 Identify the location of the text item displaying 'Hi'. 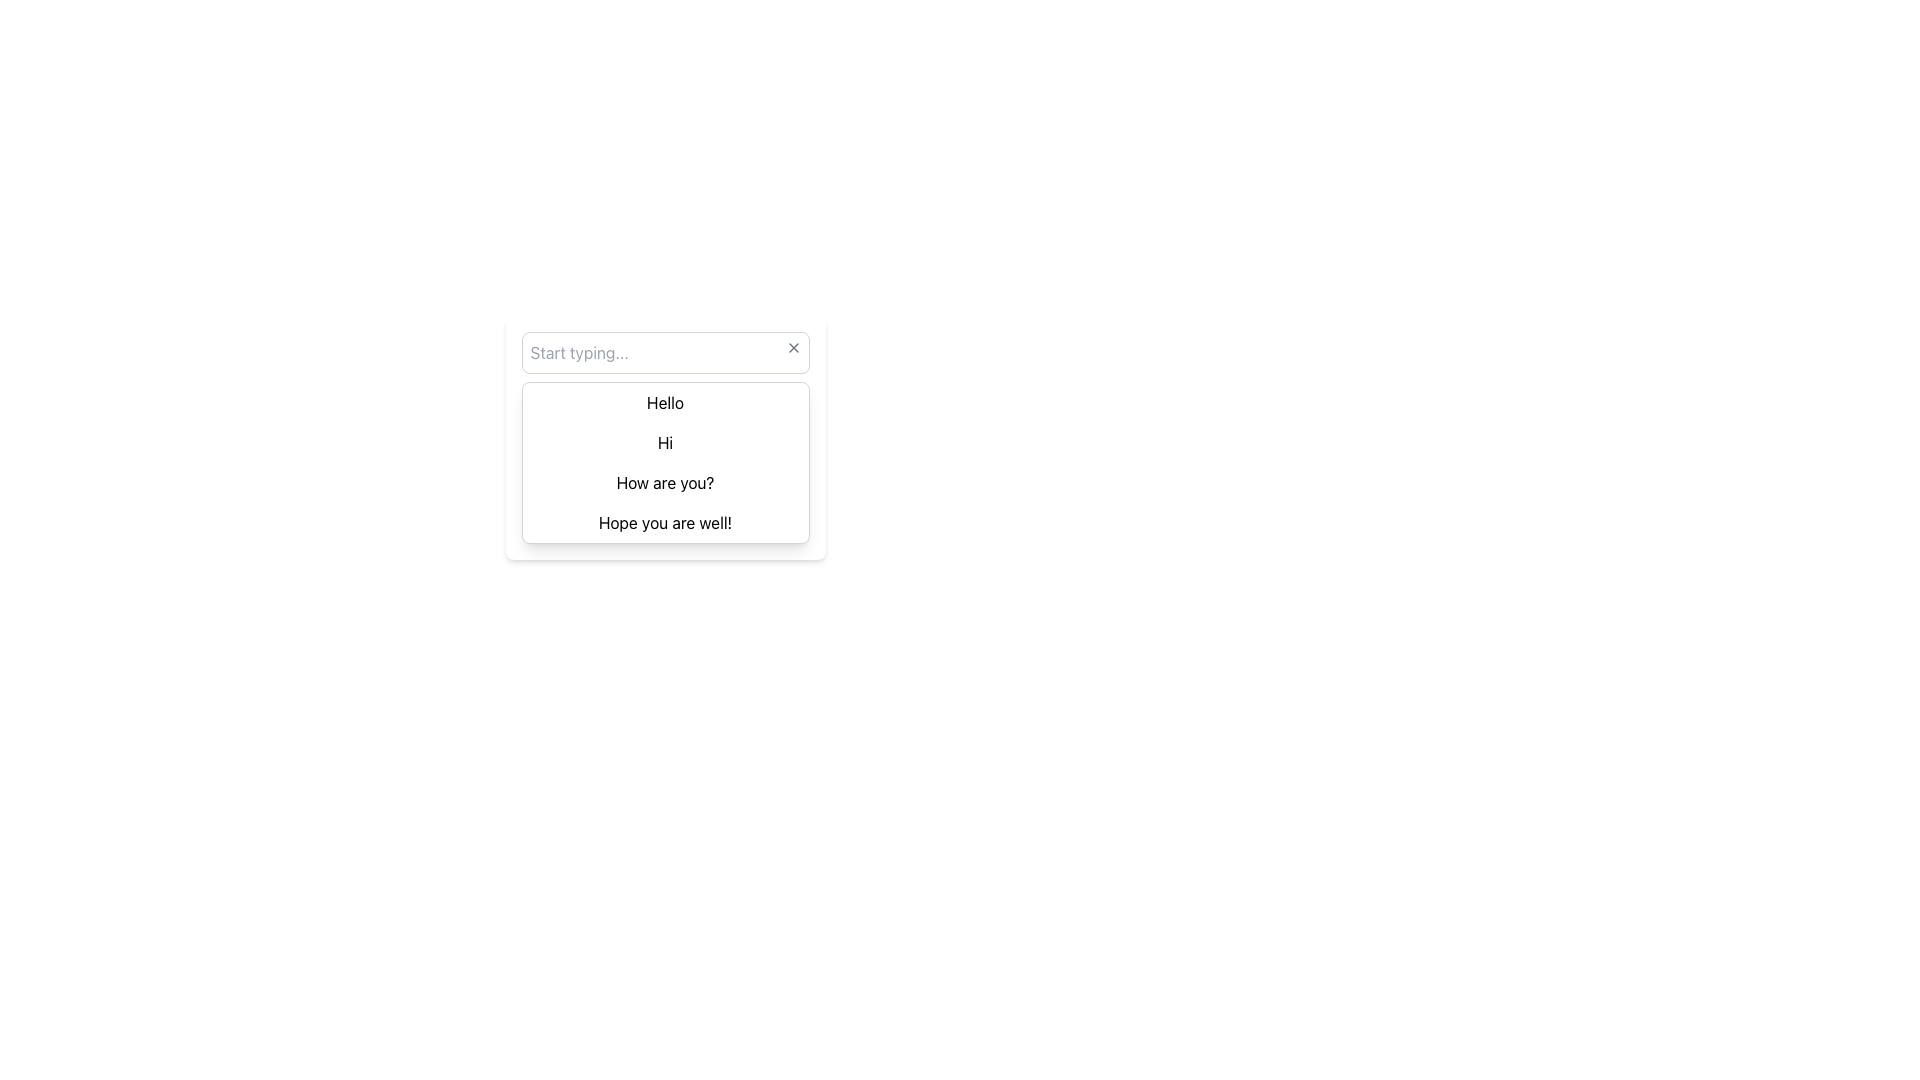
(665, 442).